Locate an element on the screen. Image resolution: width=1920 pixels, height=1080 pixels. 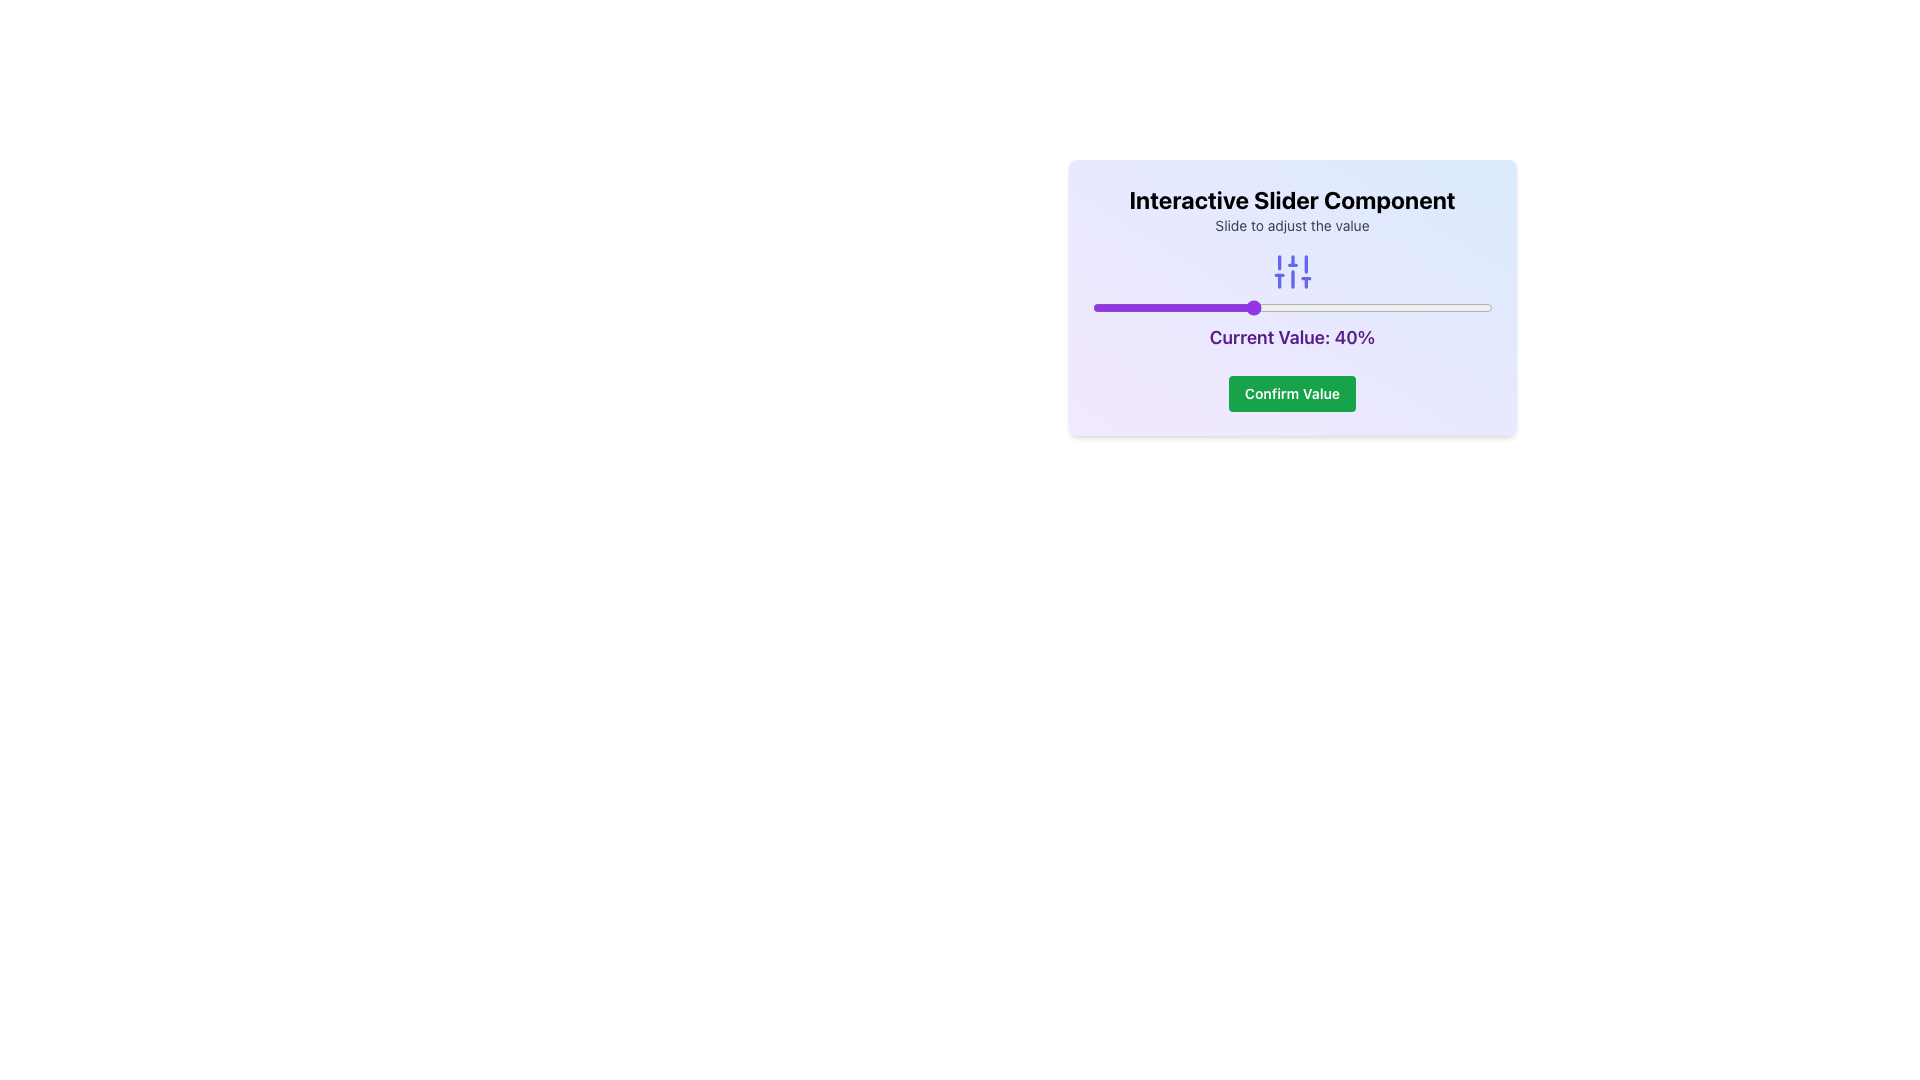
the slider is located at coordinates (1456, 308).